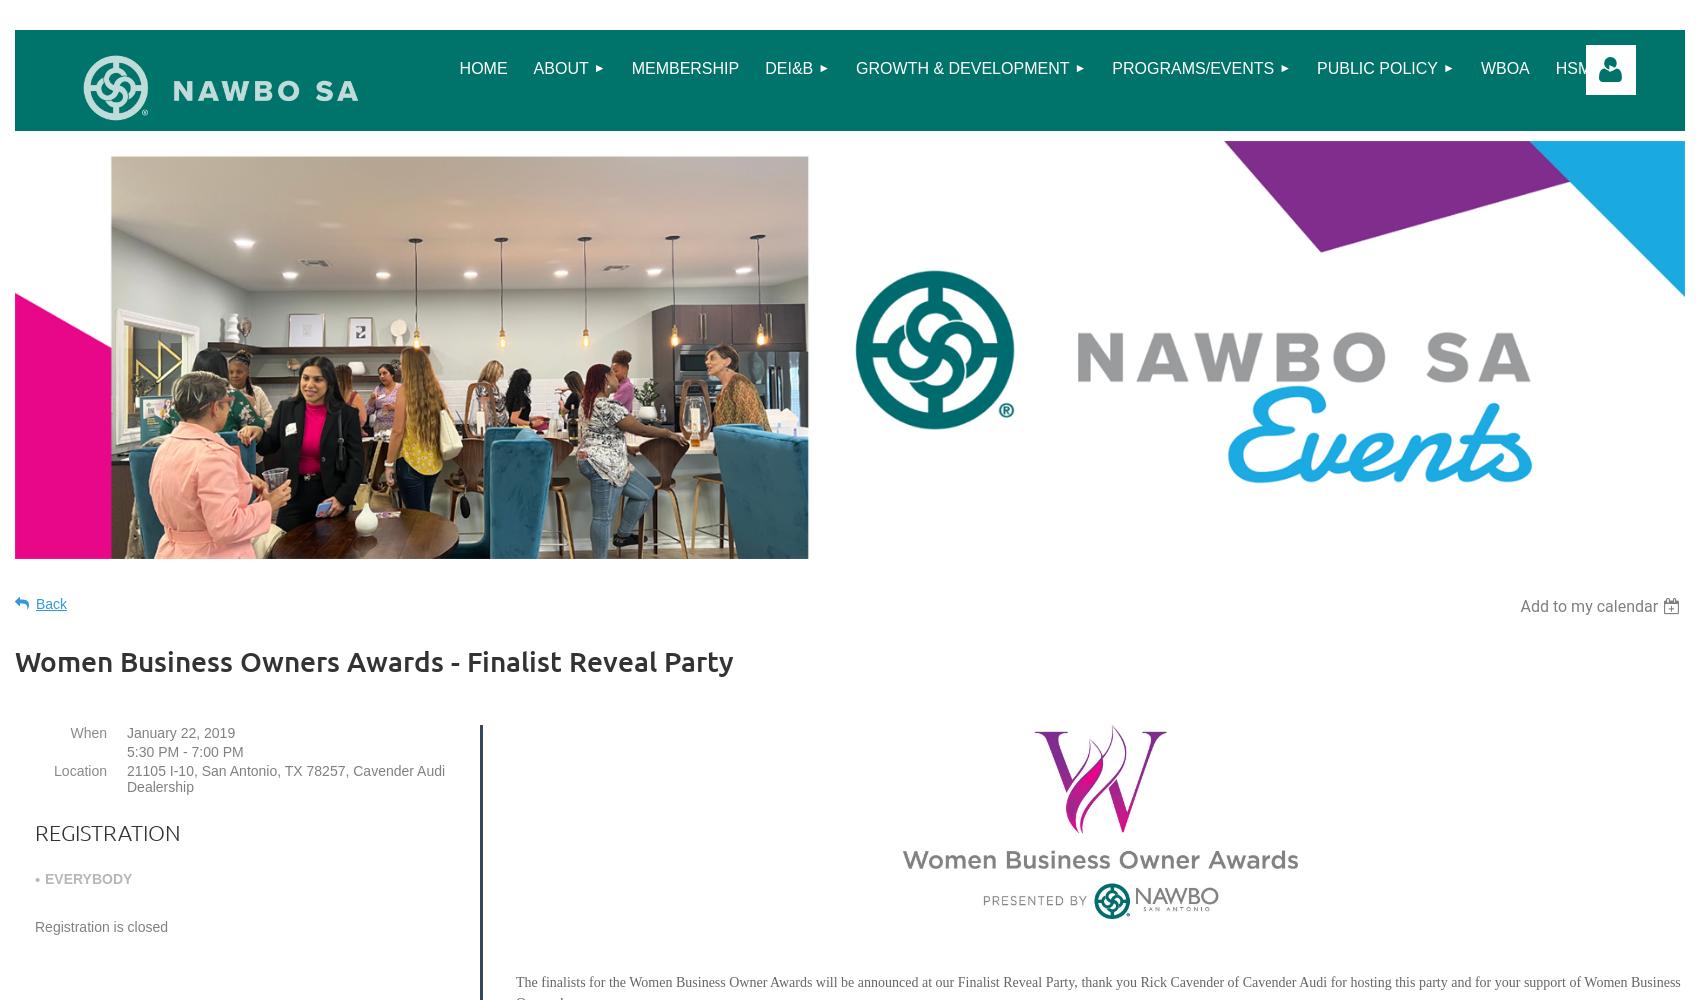 This screenshot has height=1000, width=1700. Describe the element at coordinates (961, 67) in the screenshot. I see `'Growth & Development'` at that location.